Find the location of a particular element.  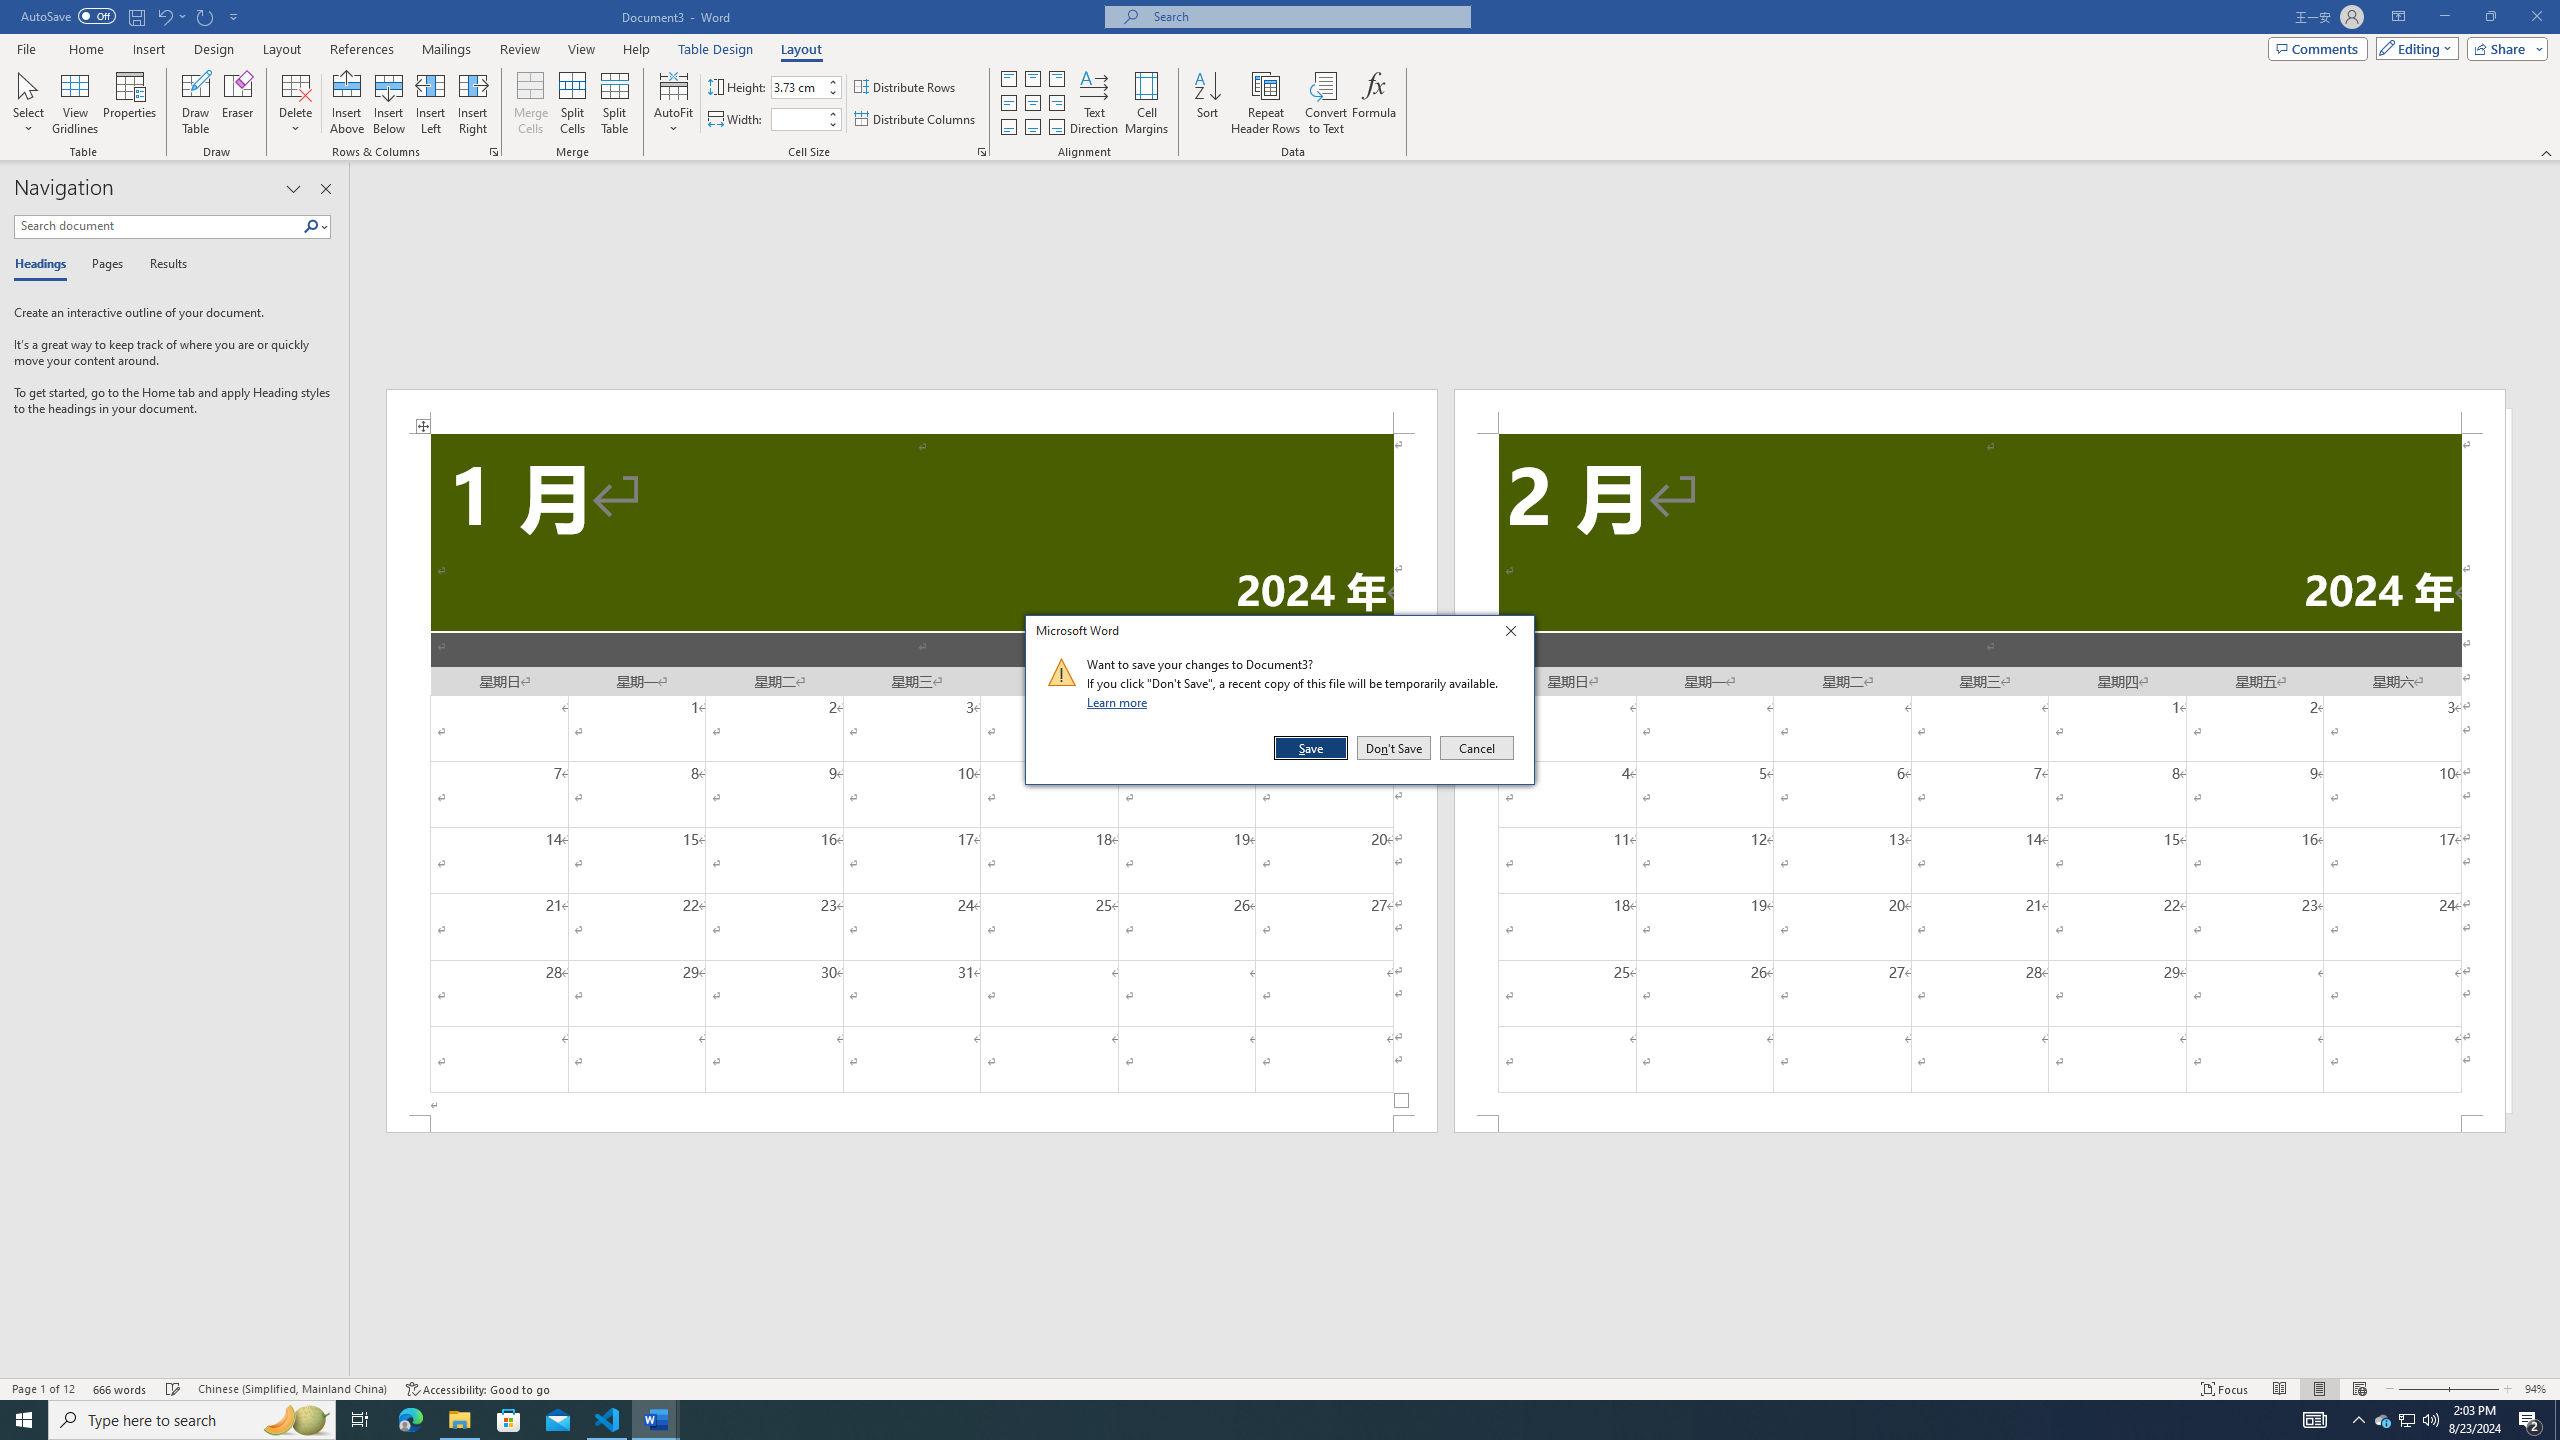

'Show desktop' is located at coordinates (2556, 1418).